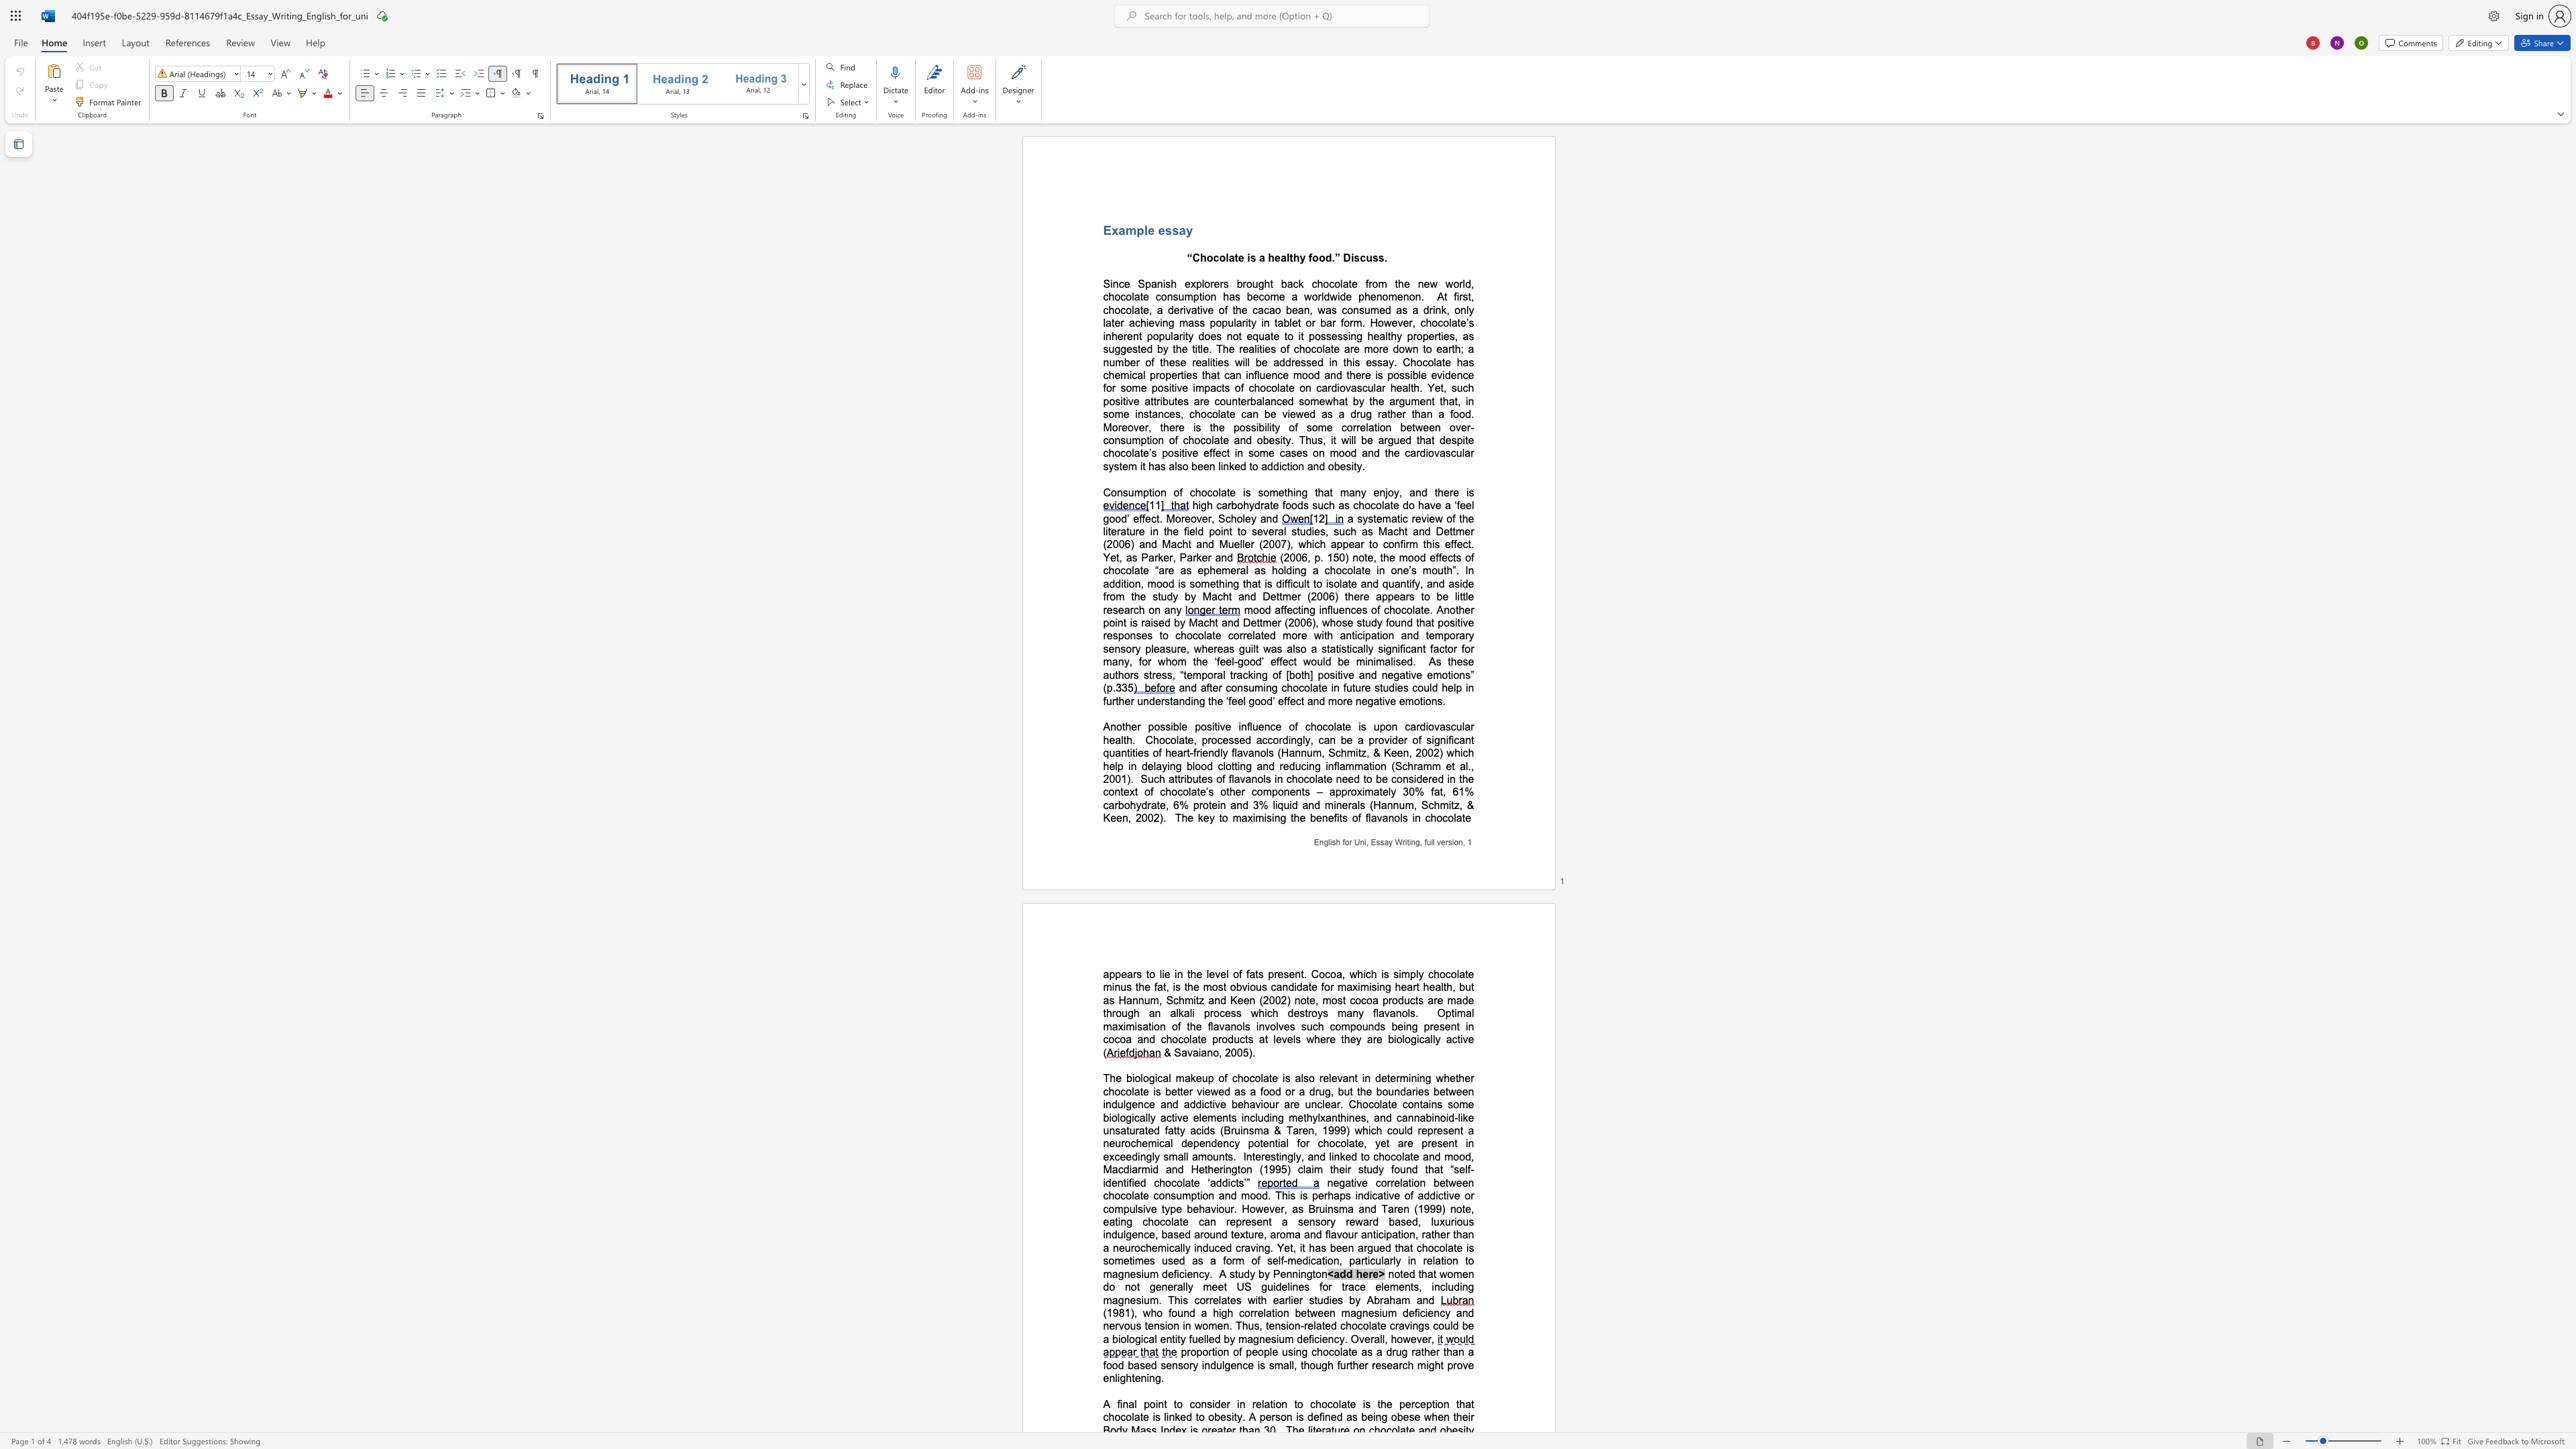 The width and height of the screenshot is (2576, 1449). Describe the element at coordinates (1444, 842) in the screenshot. I see `the subset text "rs" within the text "English for Uni, Essay Writing, full version,"` at that location.